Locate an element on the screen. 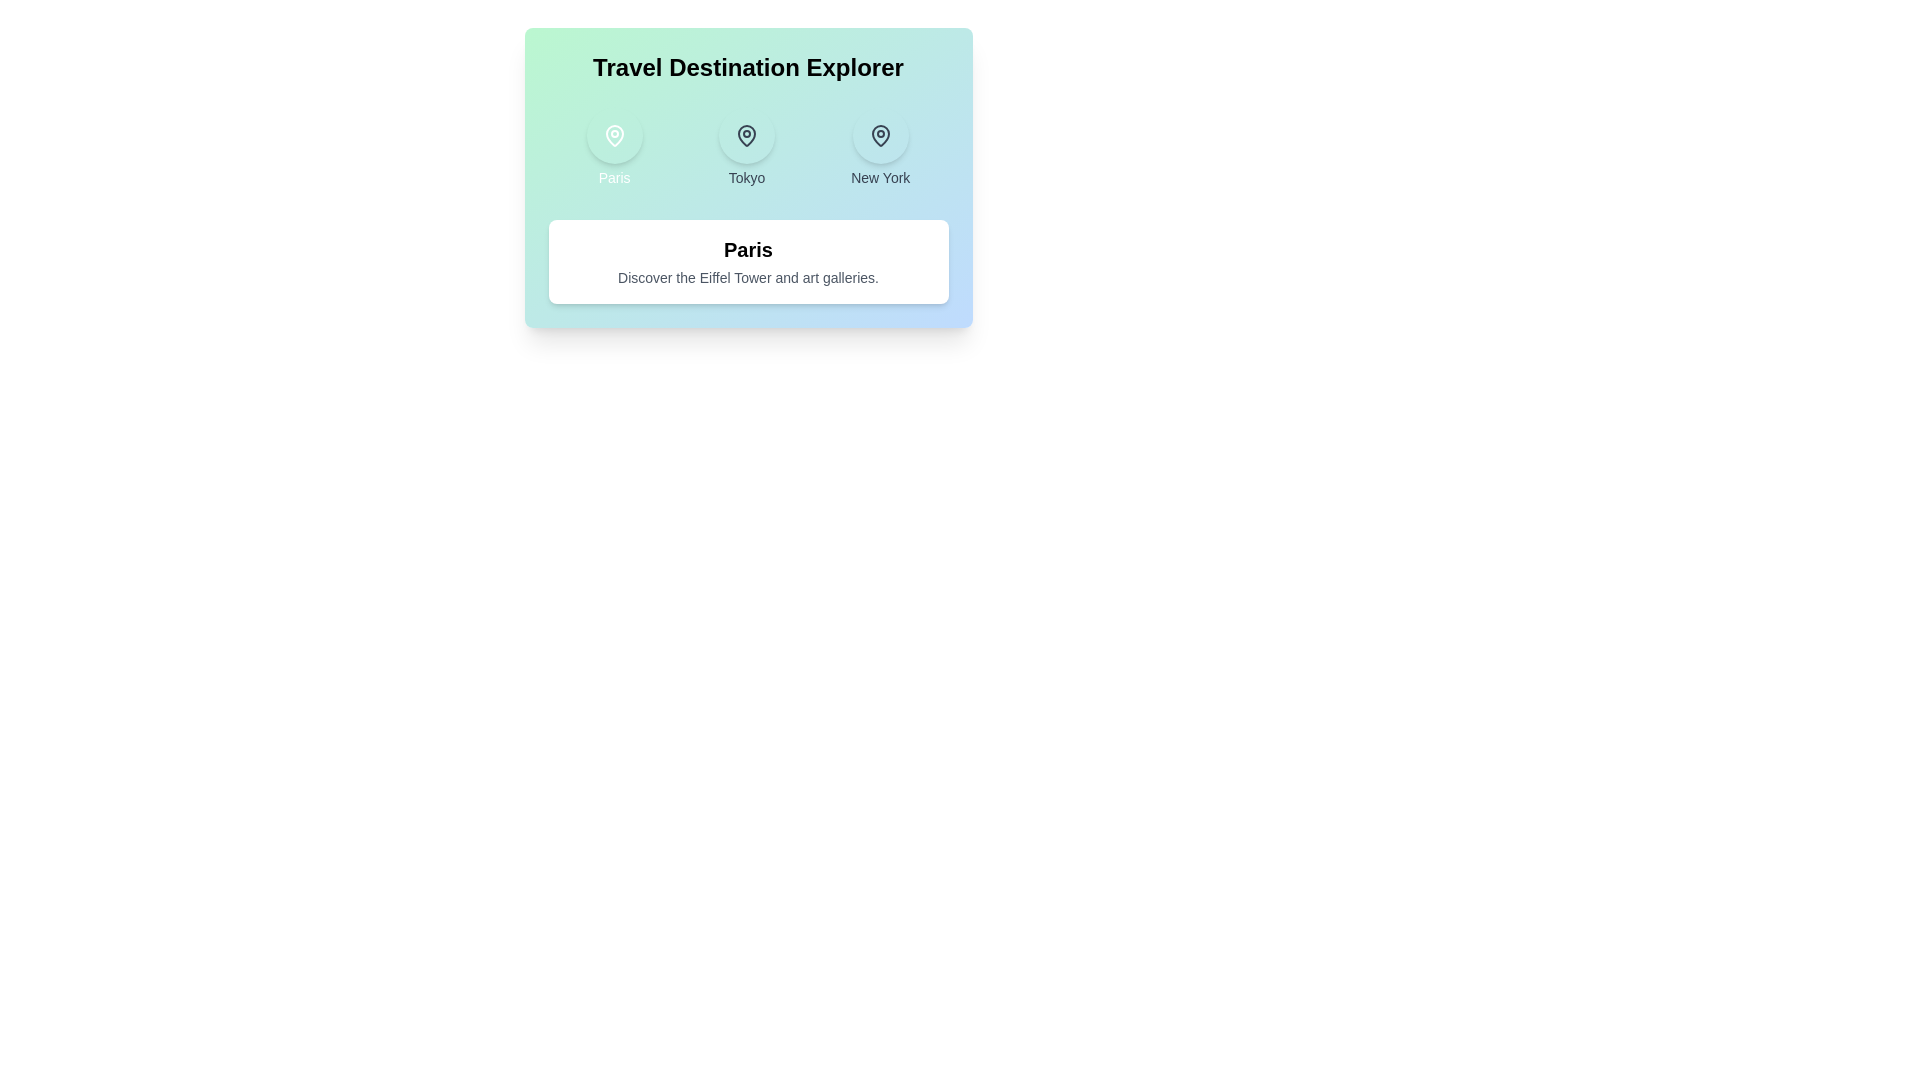 The width and height of the screenshot is (1920, 1080). the Informational Card displaying 'Paris' in the Travel Destination Explorer interface to access related elements is located at coordinates (747, 261).